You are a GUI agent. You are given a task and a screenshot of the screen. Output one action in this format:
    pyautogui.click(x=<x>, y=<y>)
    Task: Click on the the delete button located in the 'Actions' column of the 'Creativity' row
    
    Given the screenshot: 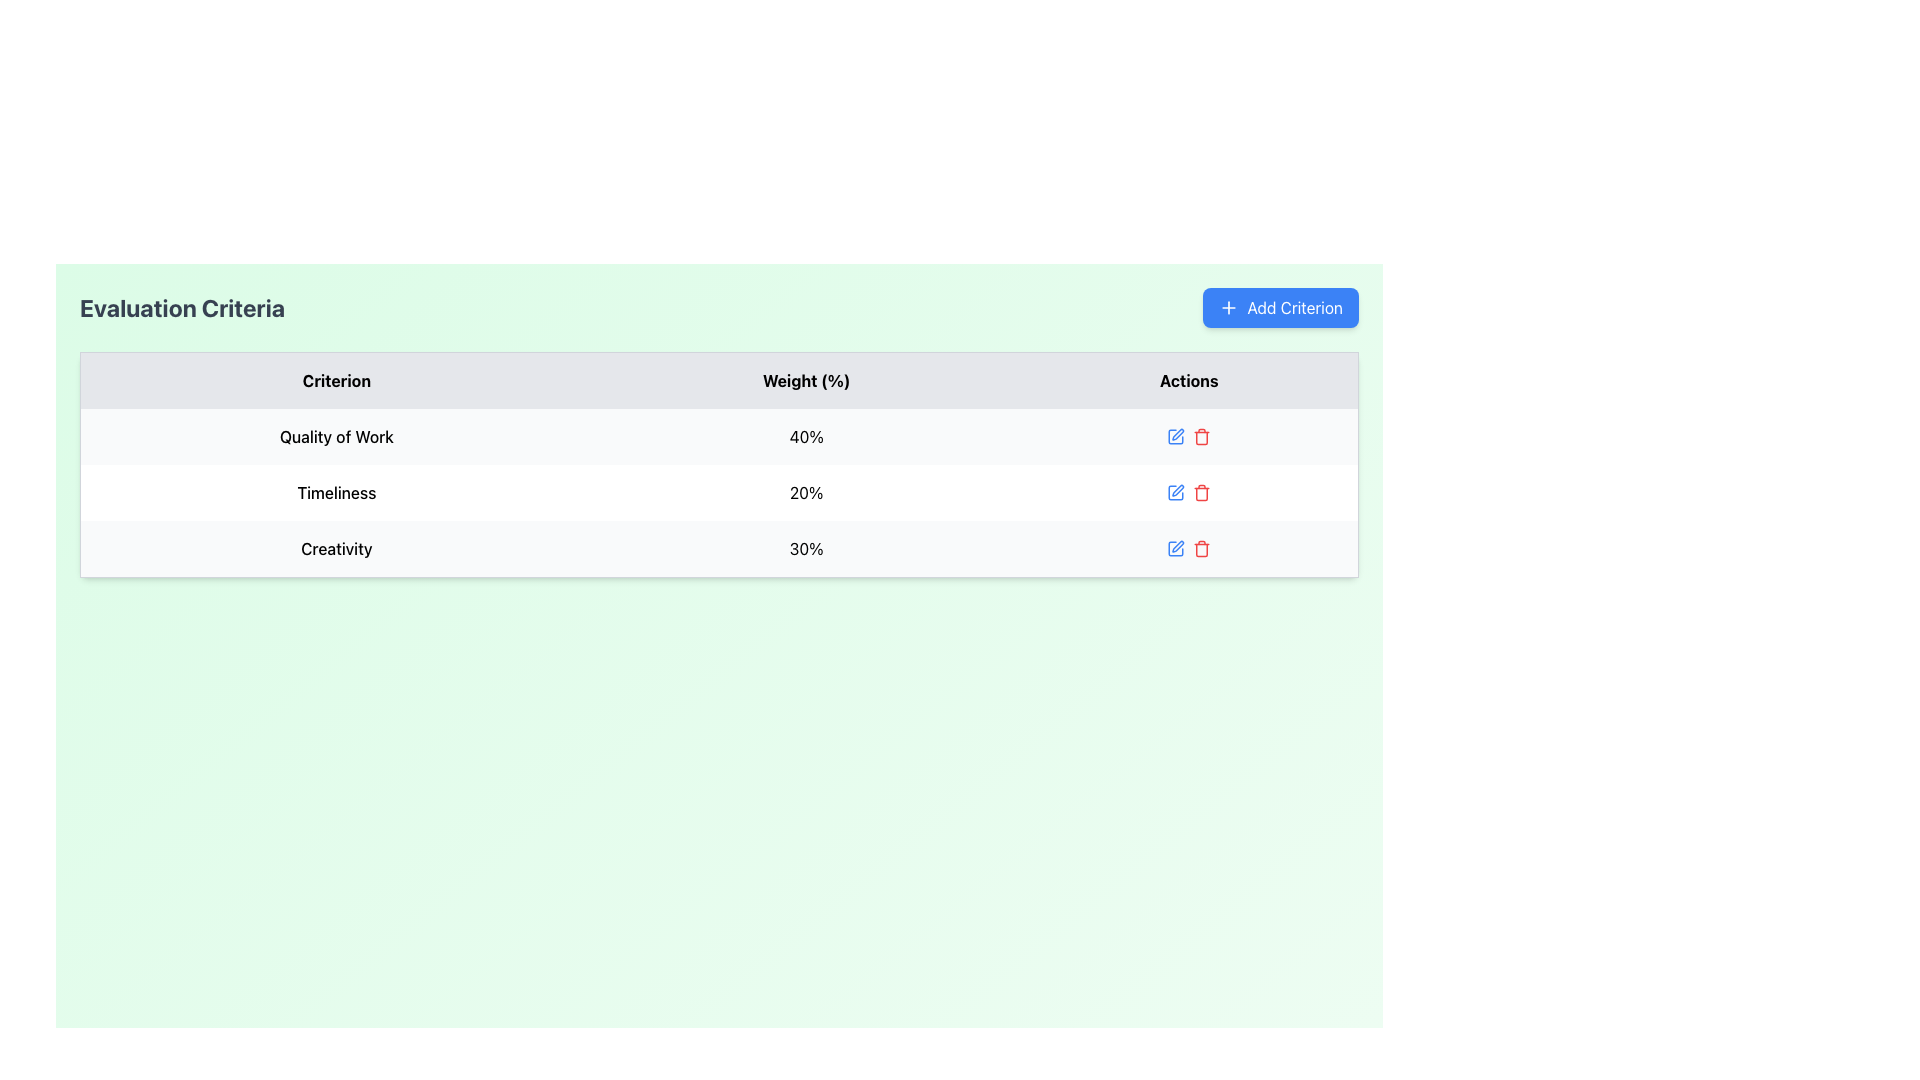 What is the action you would take?
    pyautogui.click(x=1201, y=548)
    